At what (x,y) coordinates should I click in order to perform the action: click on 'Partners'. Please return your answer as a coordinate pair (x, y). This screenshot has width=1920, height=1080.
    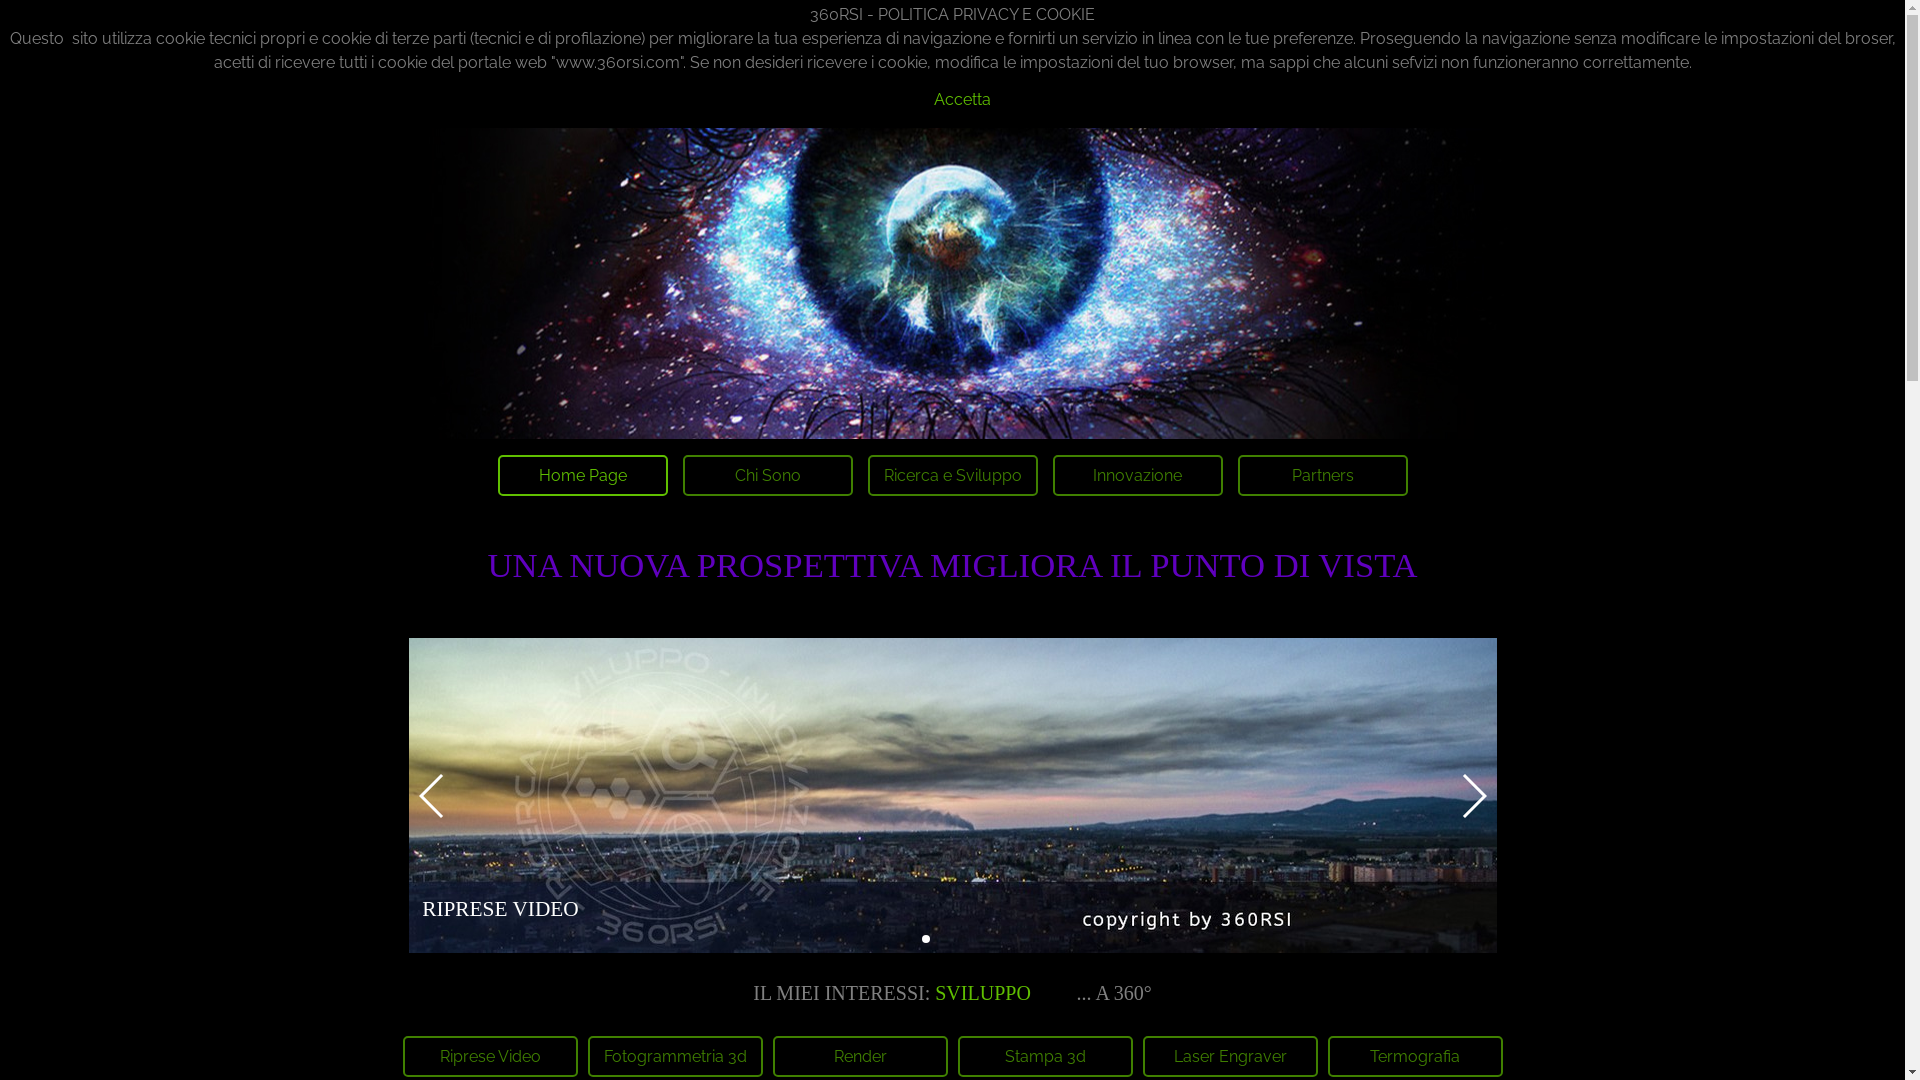
    Looking at the image, I should click on (1323, 475).